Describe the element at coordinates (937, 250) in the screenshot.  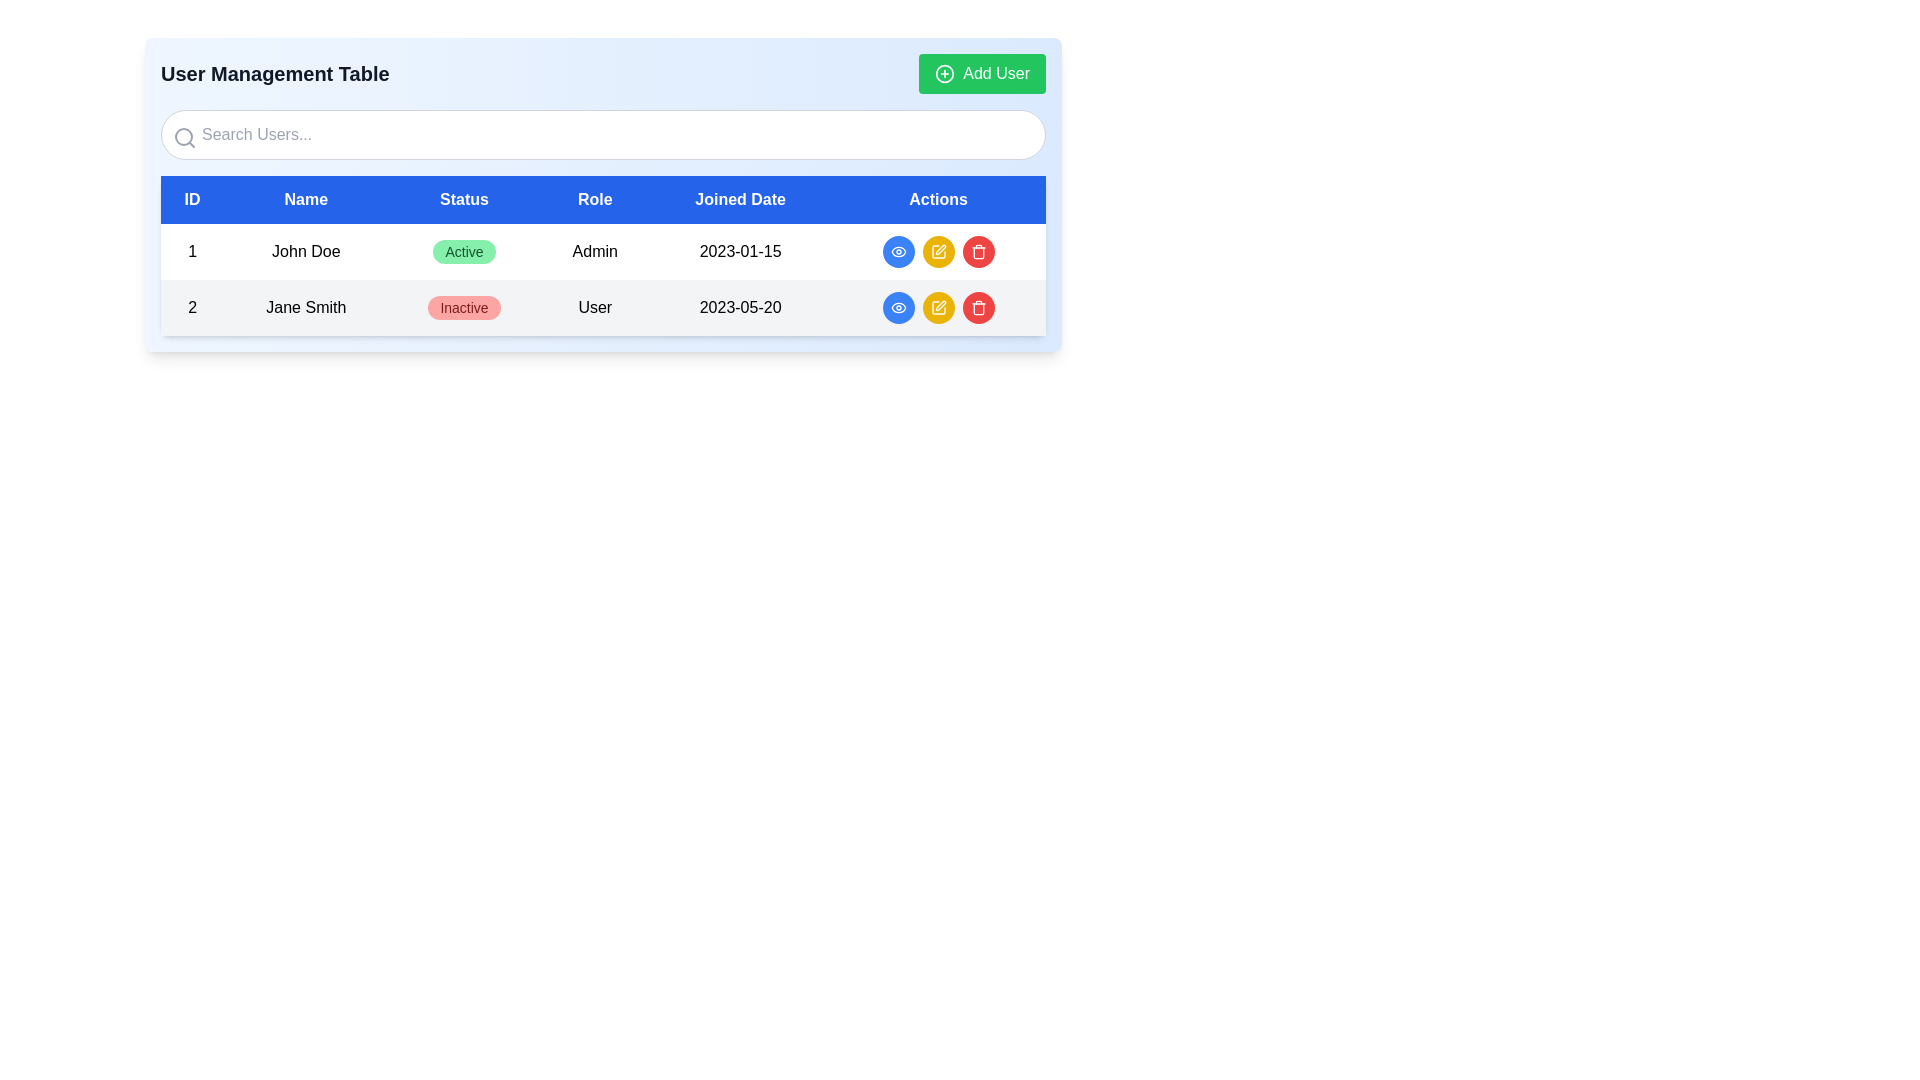
I see `the circular yellow button with a white pen icon, located in the first row of the user table's 'Actions' column` at that location.